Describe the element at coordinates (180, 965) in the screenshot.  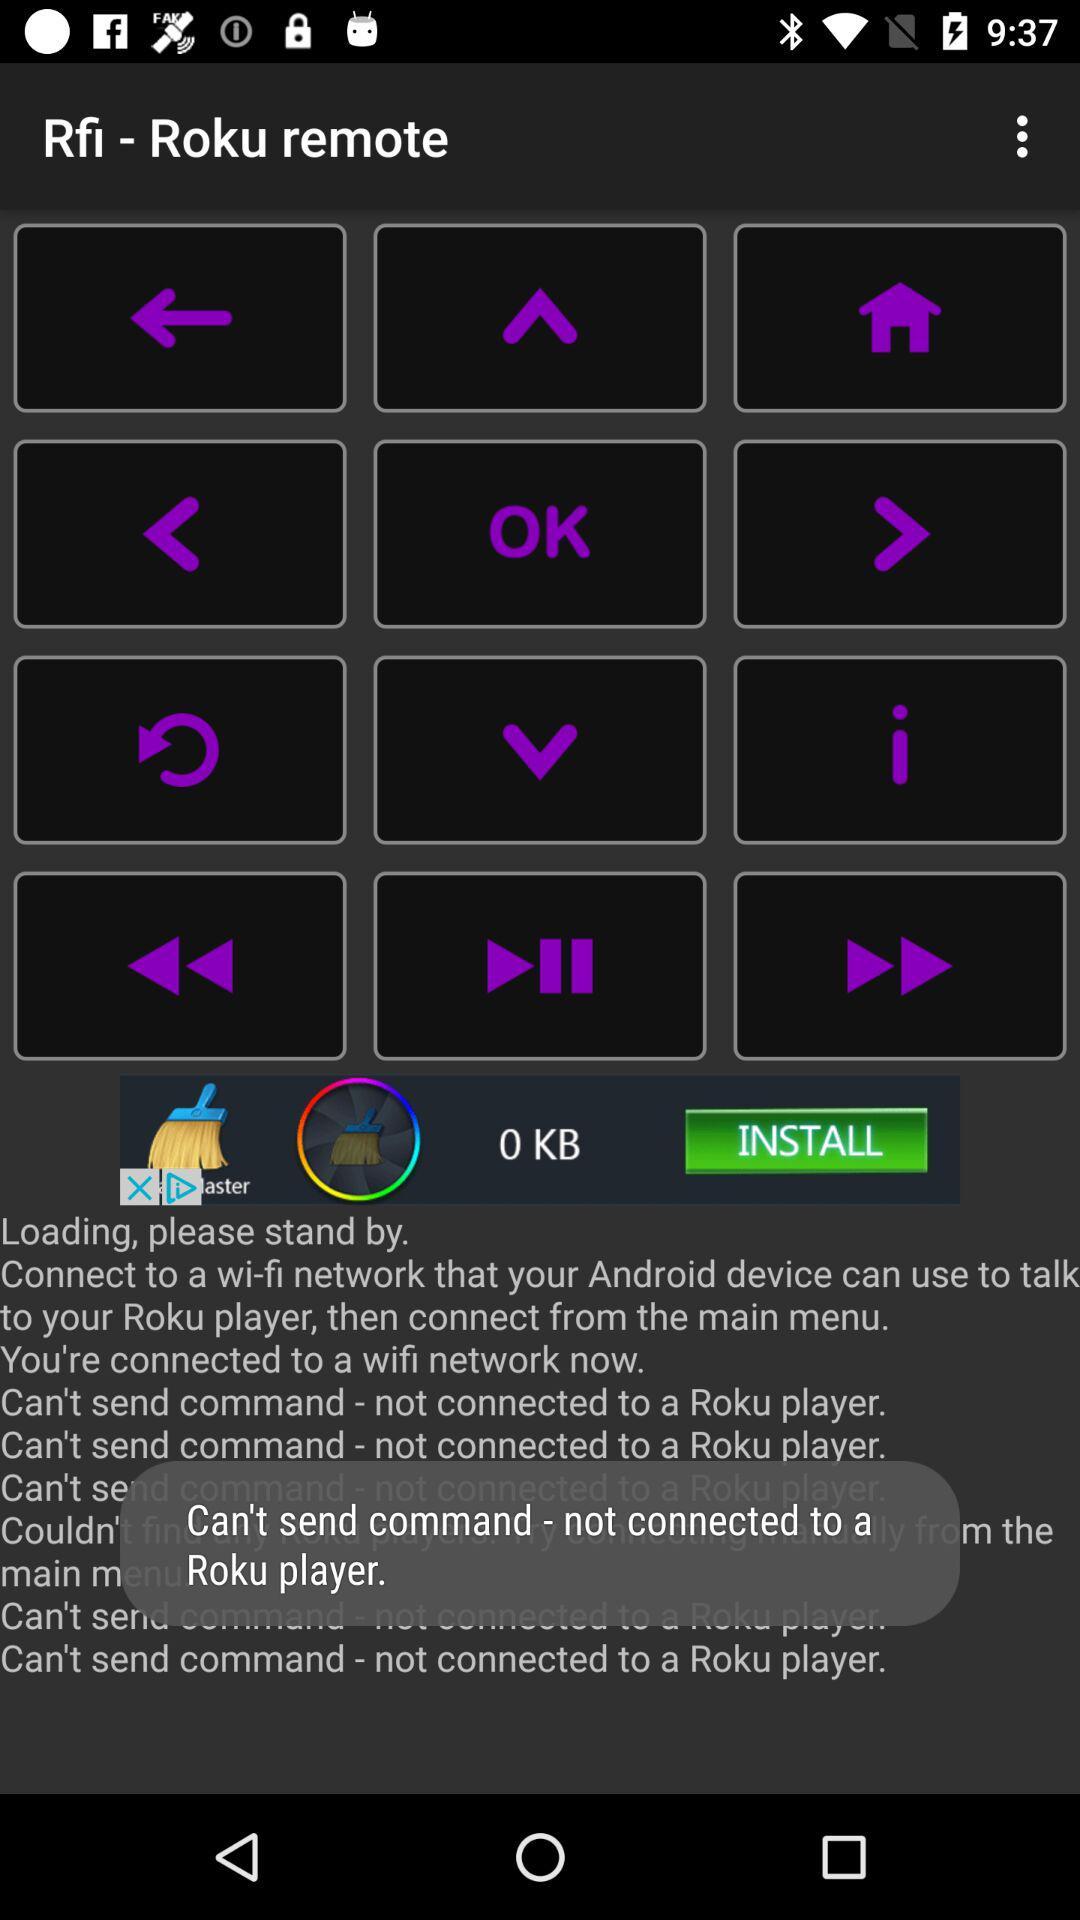
I see `go back` at that location.